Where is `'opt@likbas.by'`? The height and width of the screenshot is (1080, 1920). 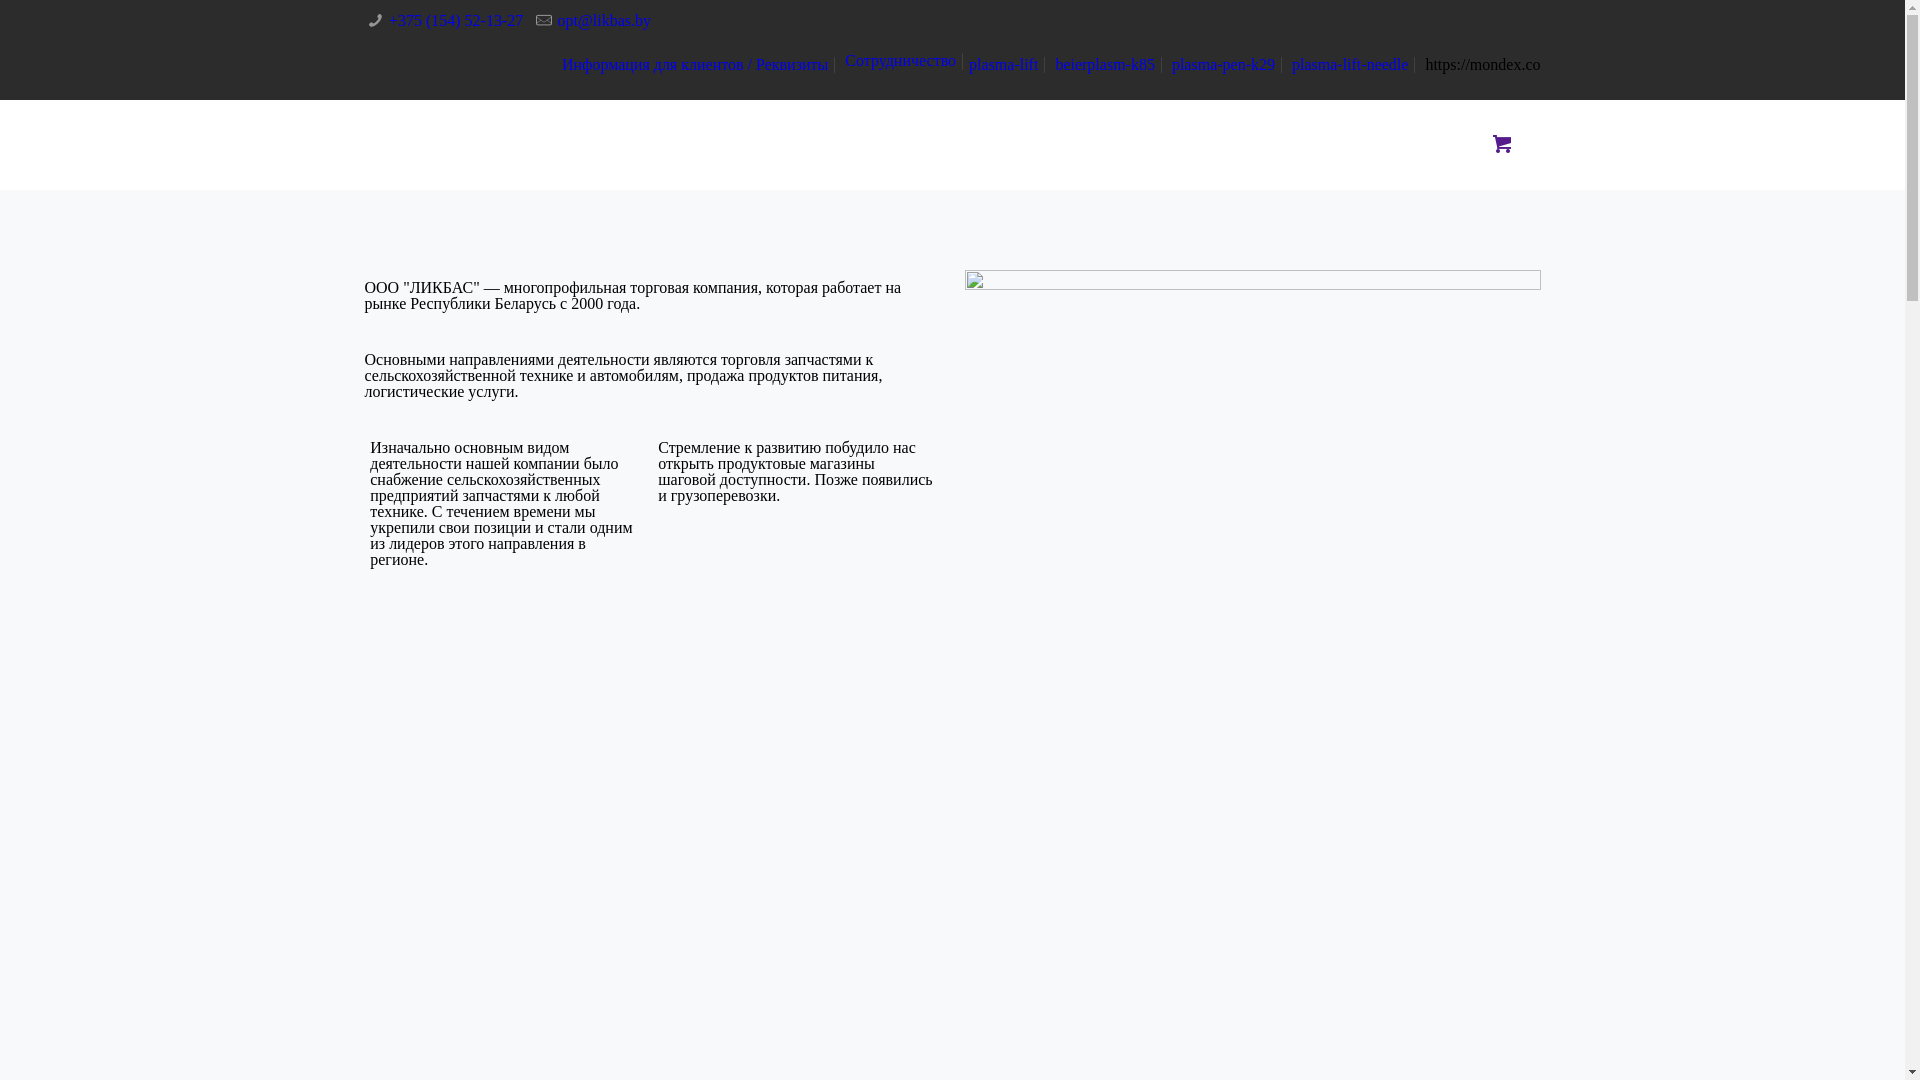 'opt@likbas.by' is located at coordinates (557, 20).